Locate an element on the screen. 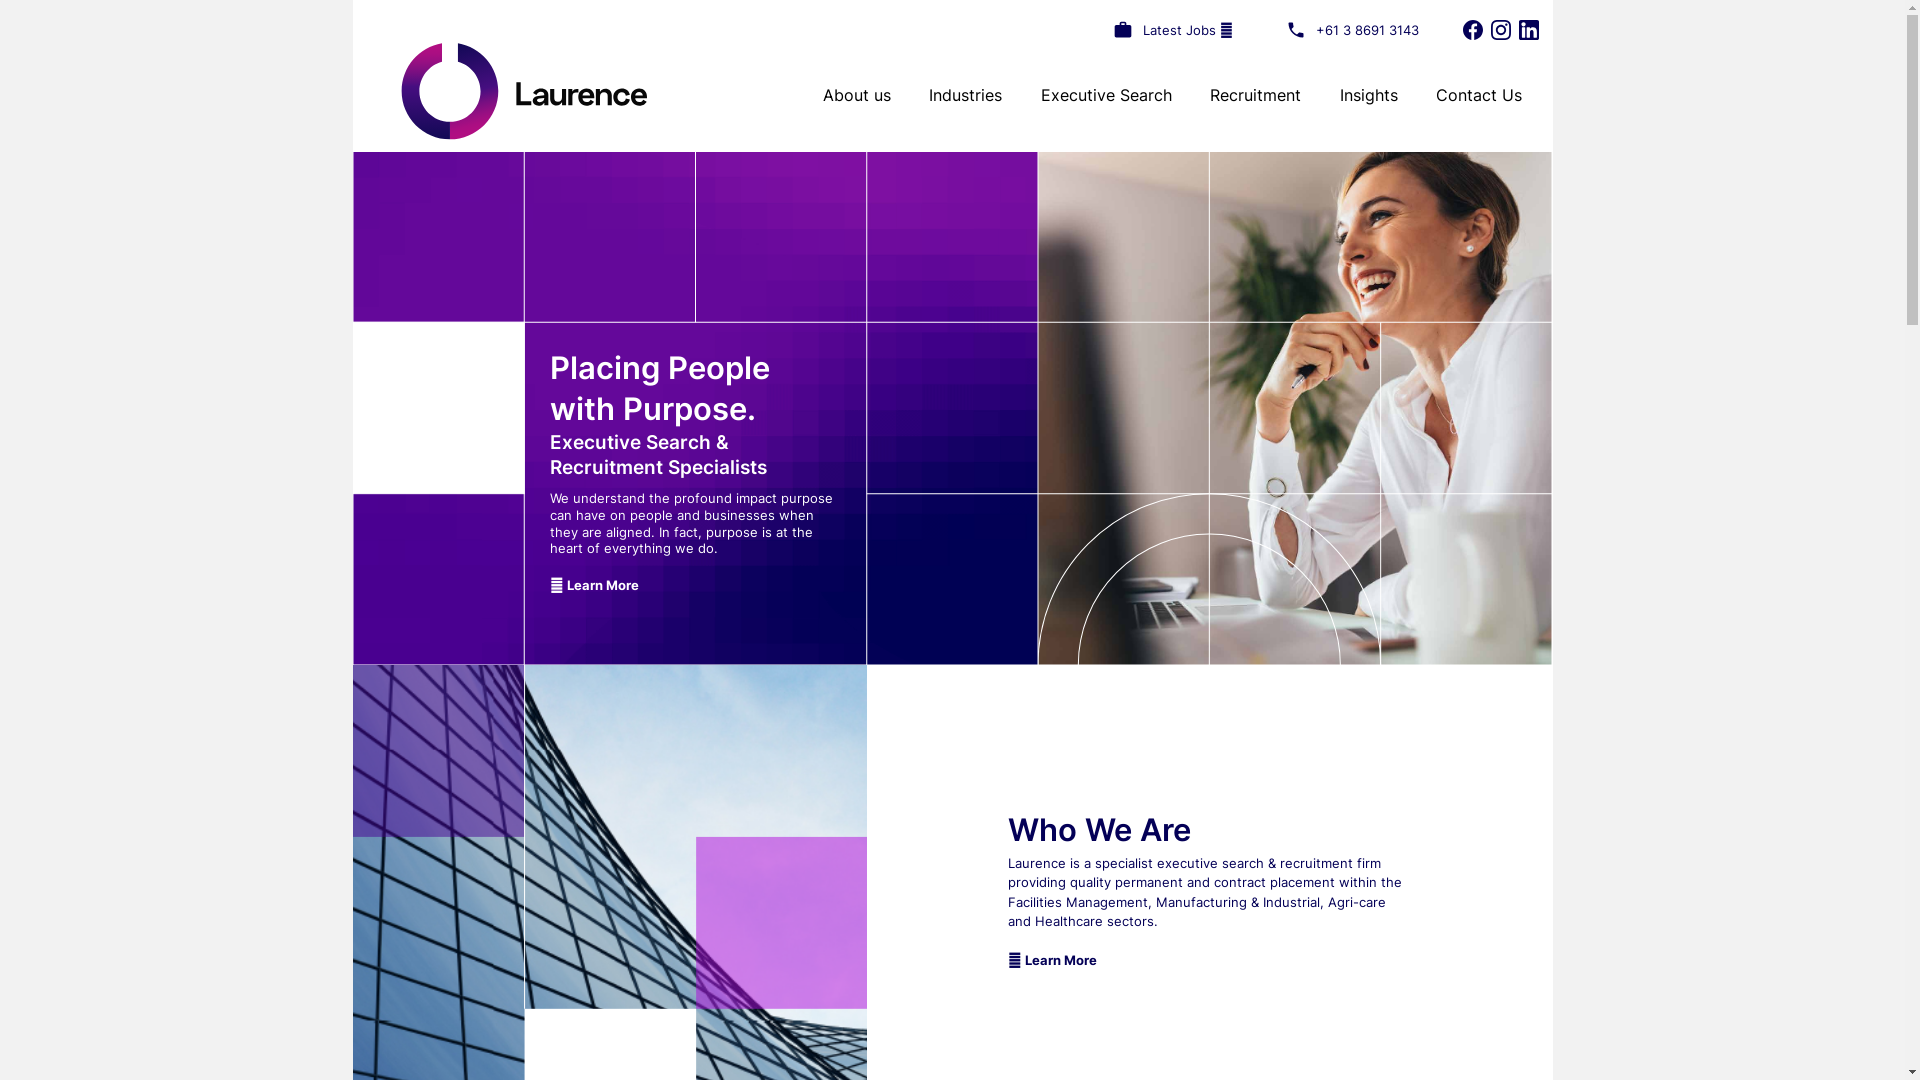 The height and width of the screenshot is (1080, 1920). 'Recruitment' is located at coordinates (1208, 95).